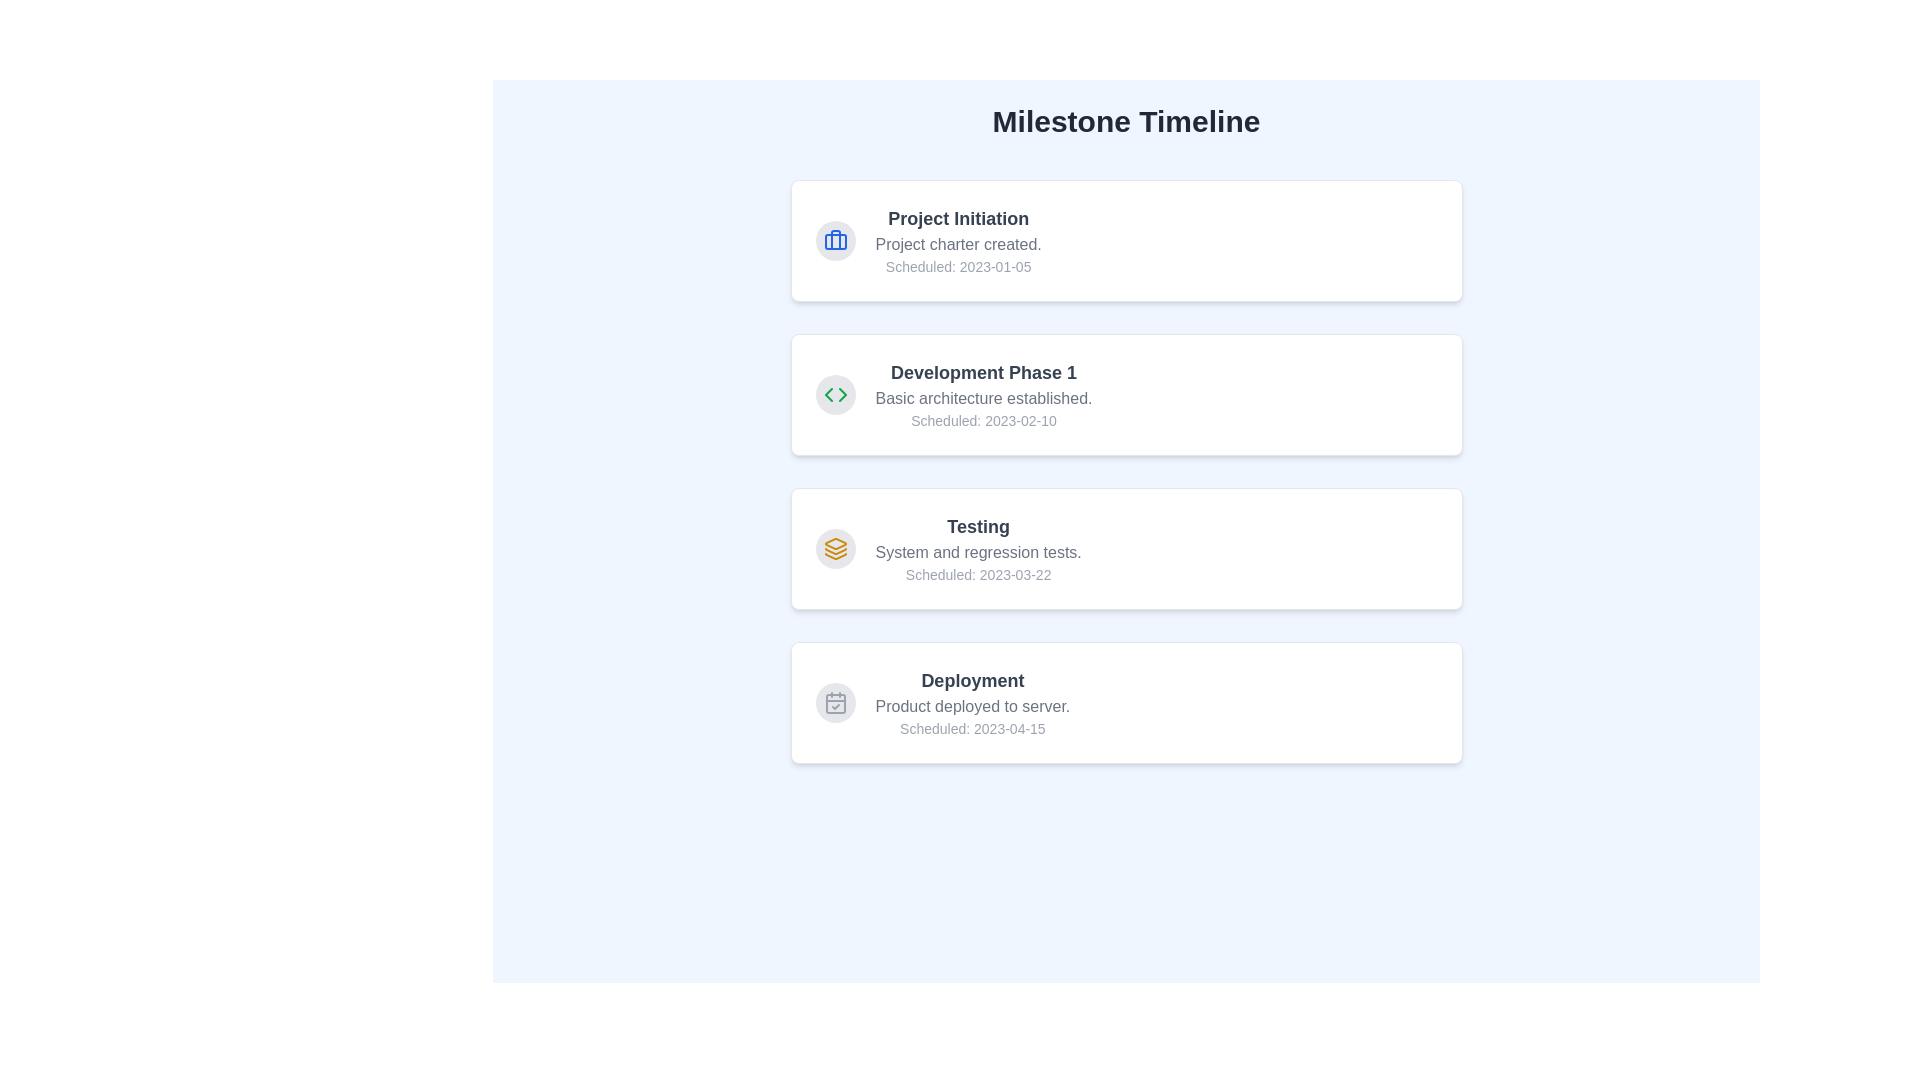  What do you see at coordinates (835, 239) in the screenshot?
I see `the Decorative Icon, which is a square icon with rounded corners featuring a blue briefcase illustration on a light gray background, positioned to the left of the 'Project Initiation' text in the top card of the milestone timelines list` at bounding box center [835, 239].